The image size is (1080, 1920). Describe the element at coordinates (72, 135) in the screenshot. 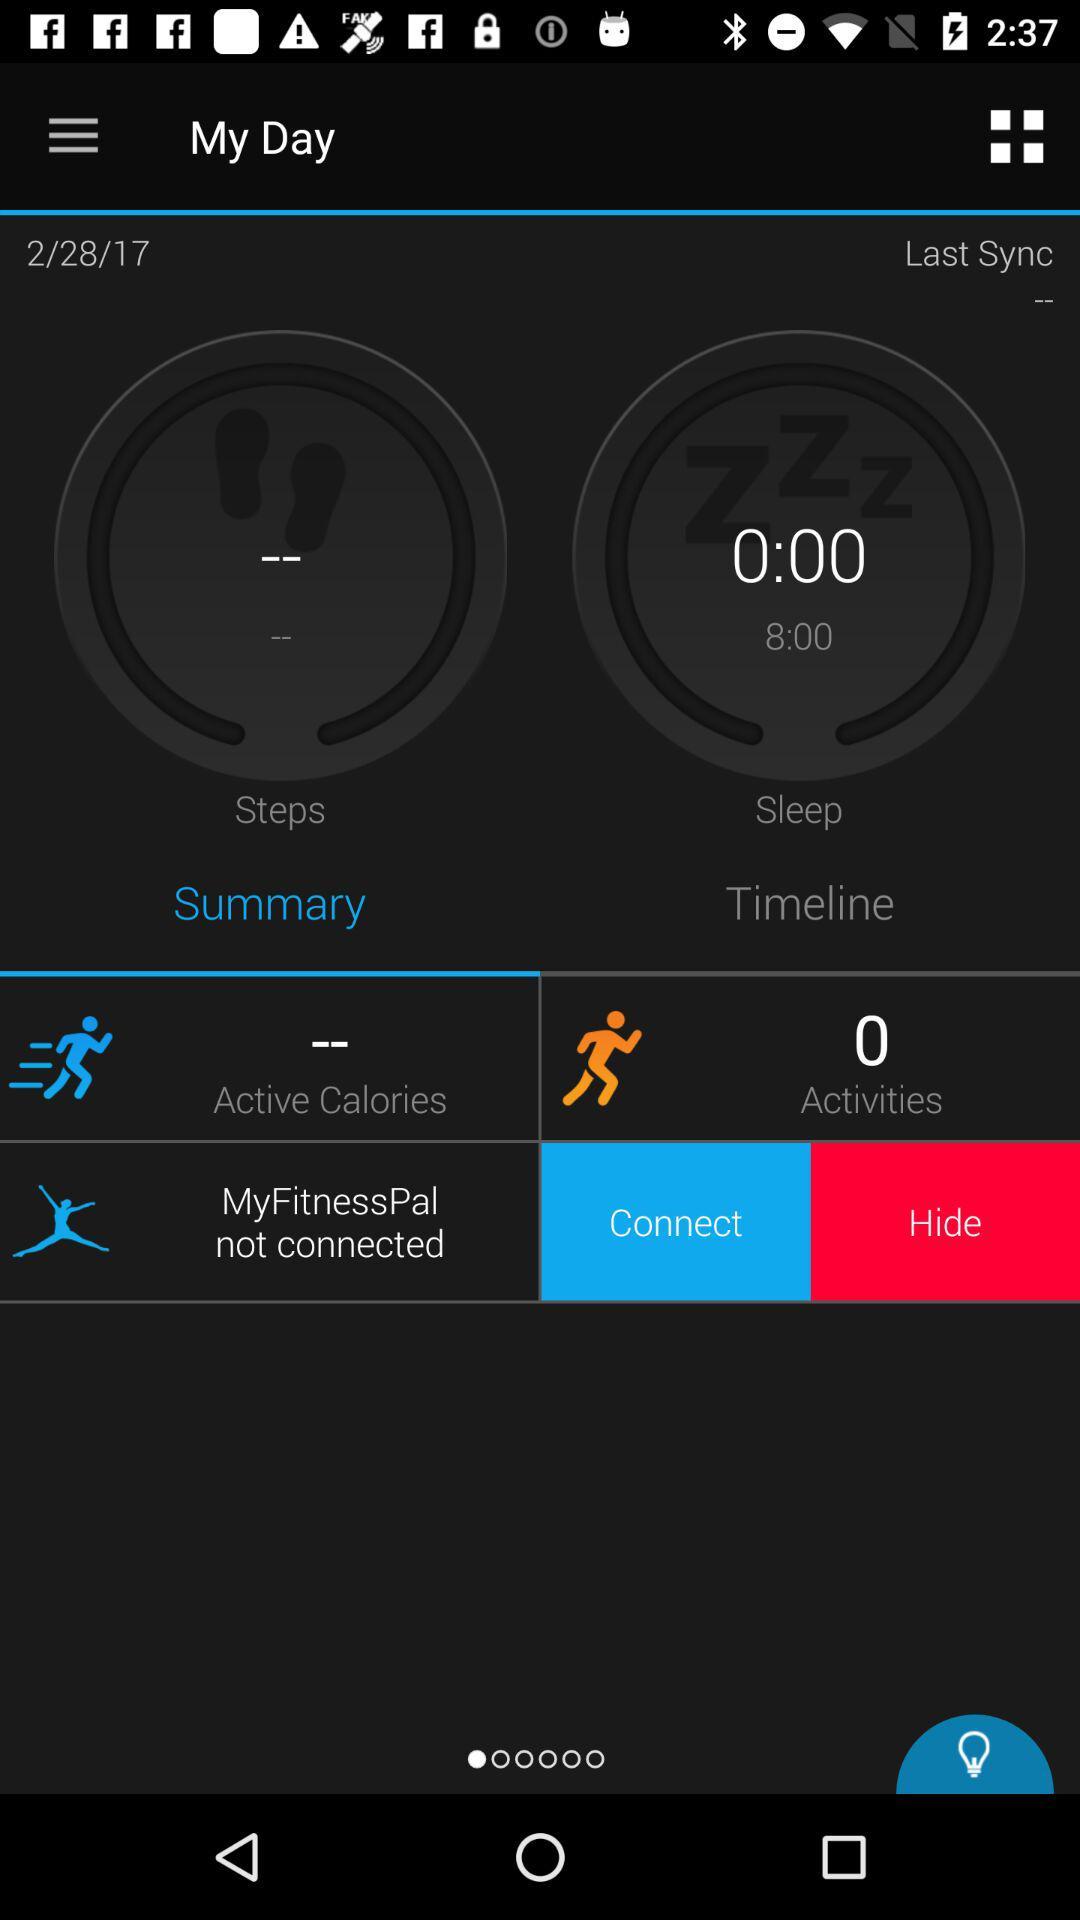

I see `the icon to the left of the my day item` at that location.